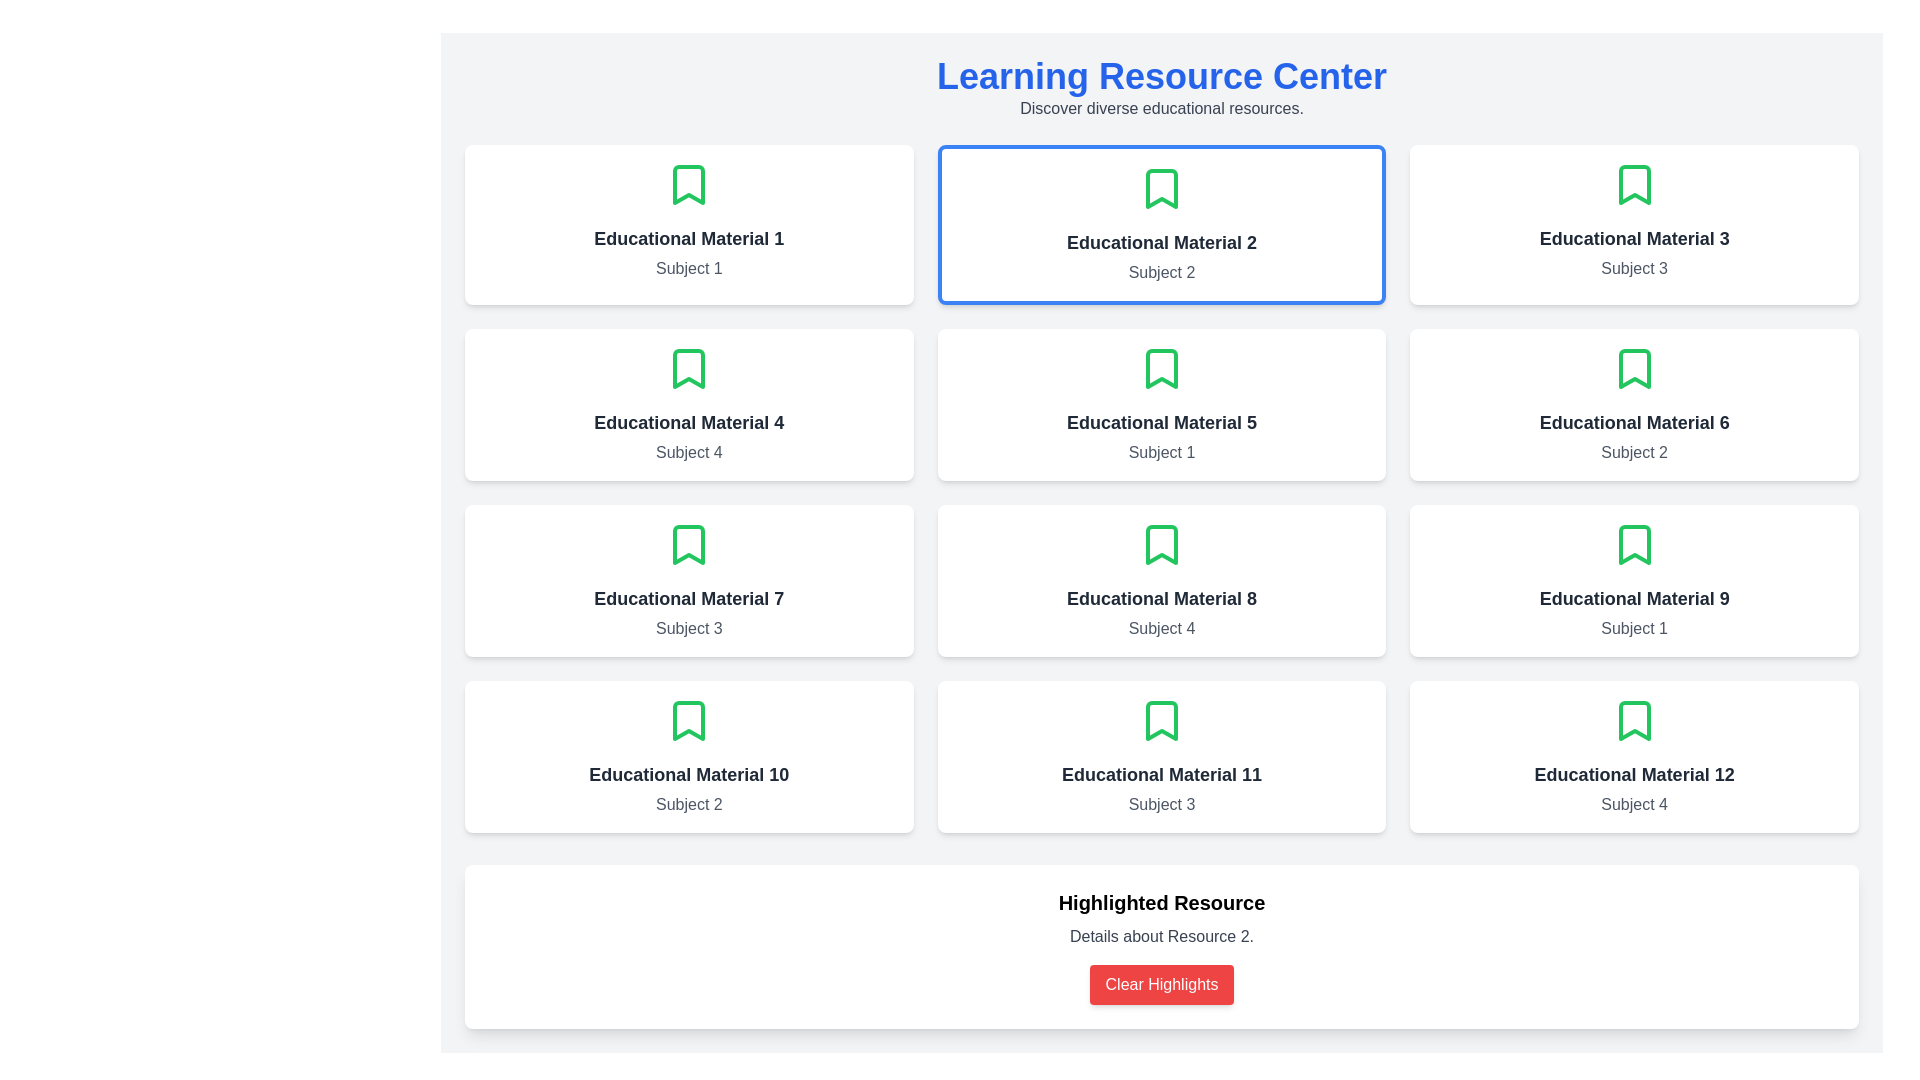 The width and height of the screenshot is (1920, 1080). I want to click on the non-interactive text label displaying 'Subject 1' in a medium-sized, gray font, located at the bottom section of the card titled 'Educational Material 1', so click(689, 268).